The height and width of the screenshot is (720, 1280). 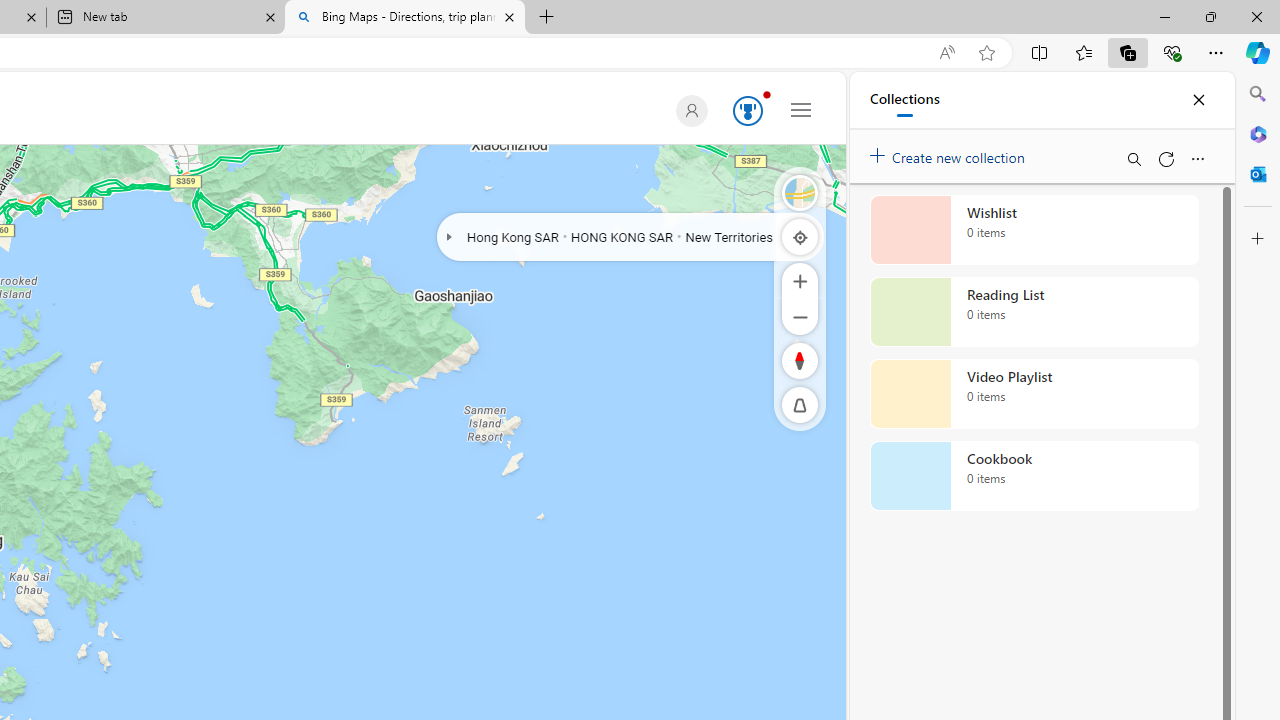 I want to click on 'Video Playlist collection, 0 items', so click(x=1034, y=394).